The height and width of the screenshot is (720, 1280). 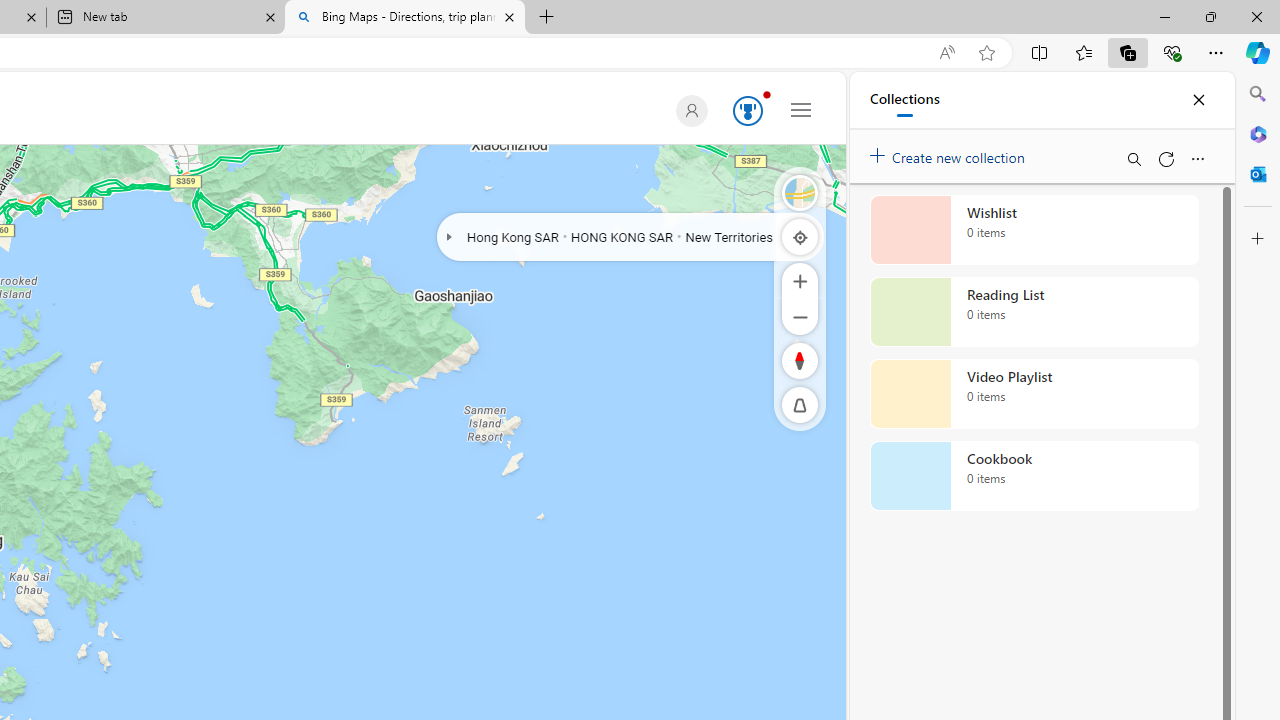 I want to click on 'Video Playlist collection, 0 items', so click(x=1034, y=394).